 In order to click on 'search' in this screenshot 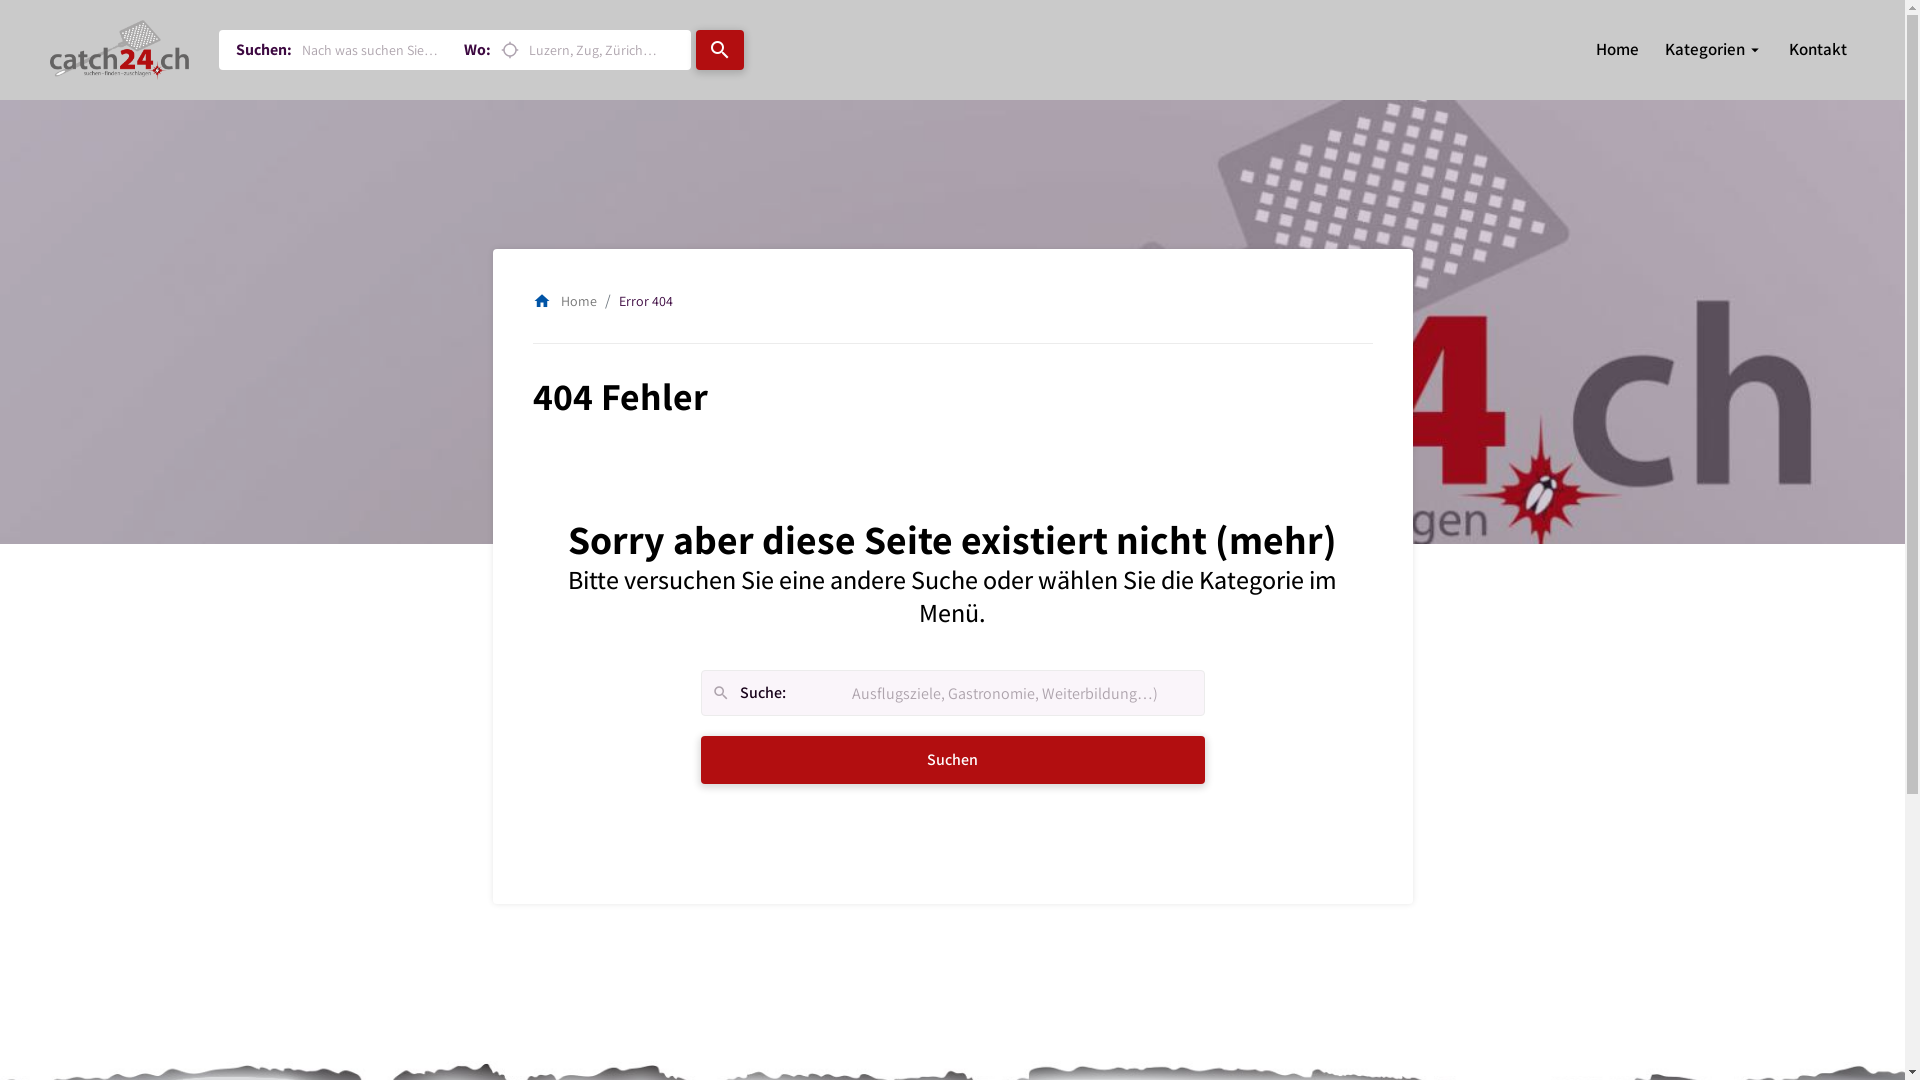, I will do `click(720, 49)`.